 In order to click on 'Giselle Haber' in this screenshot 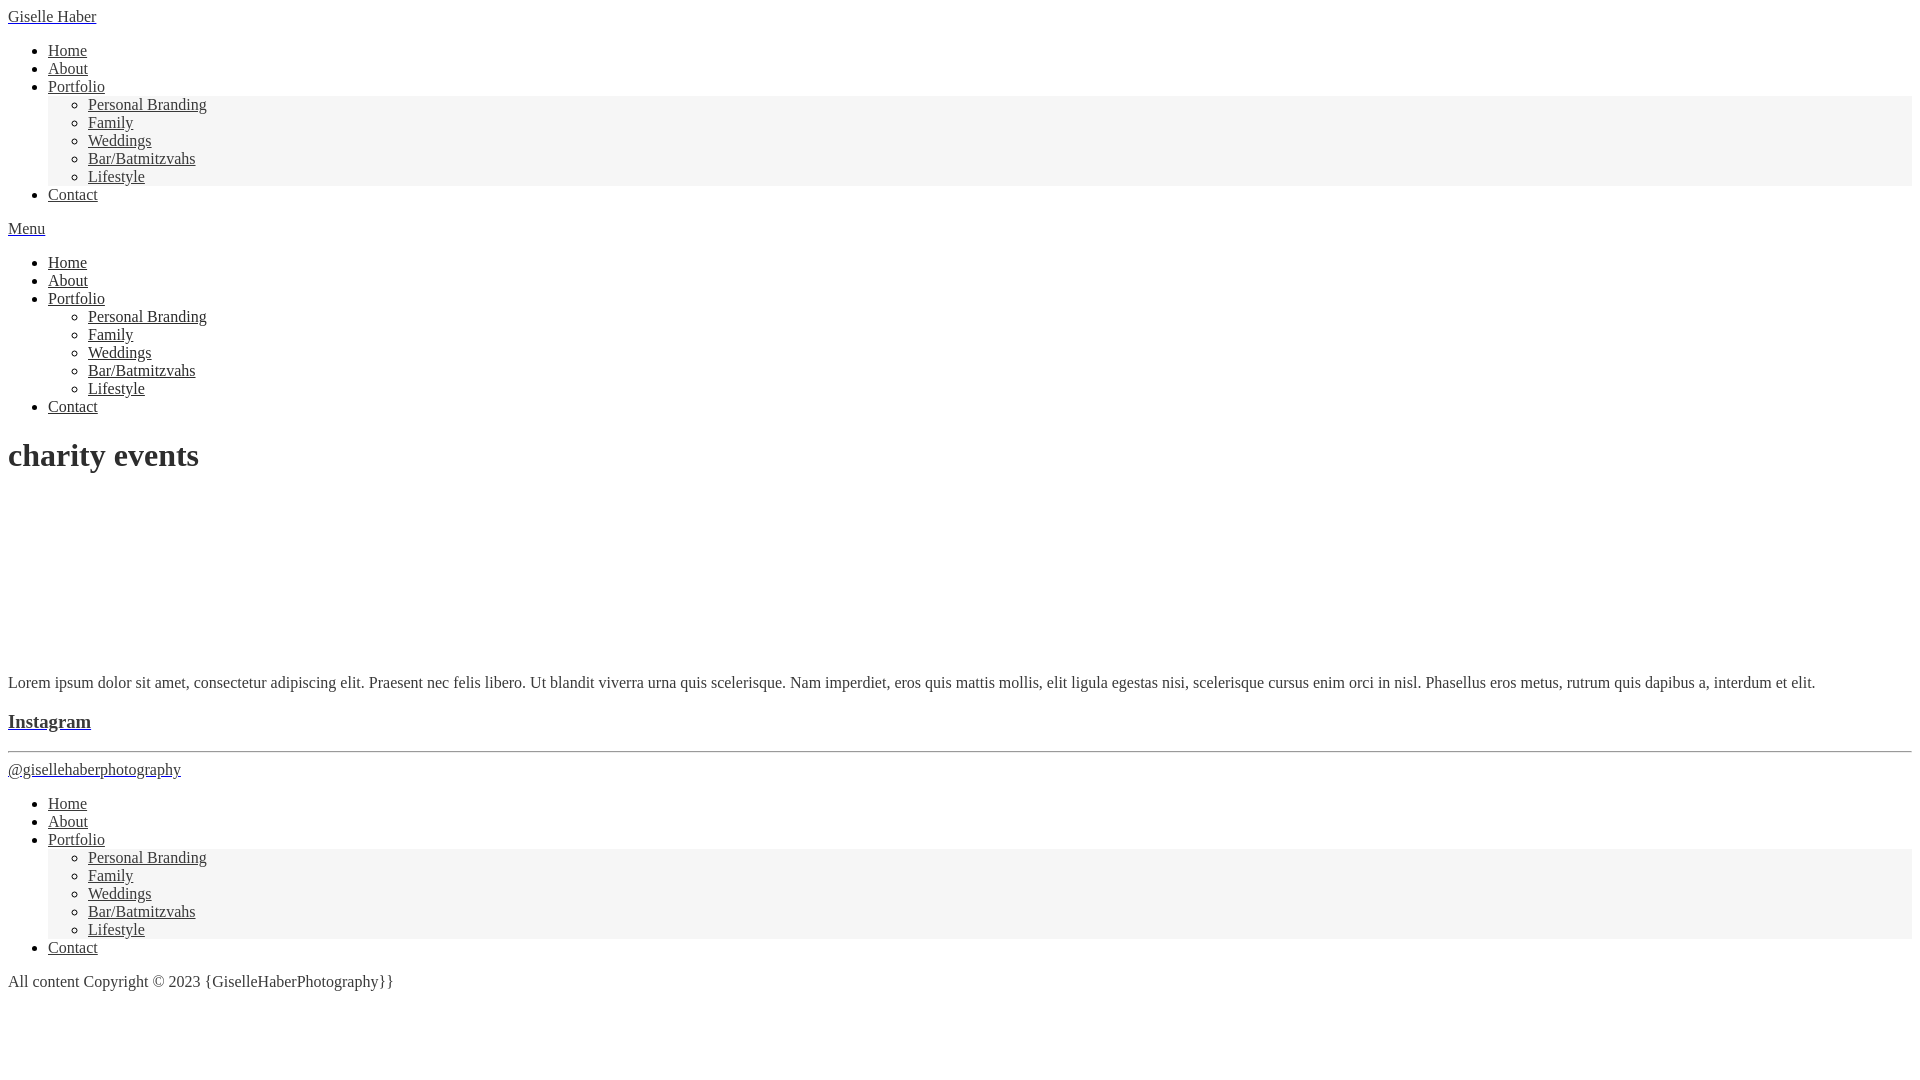, I will do `click(52, 16)`.